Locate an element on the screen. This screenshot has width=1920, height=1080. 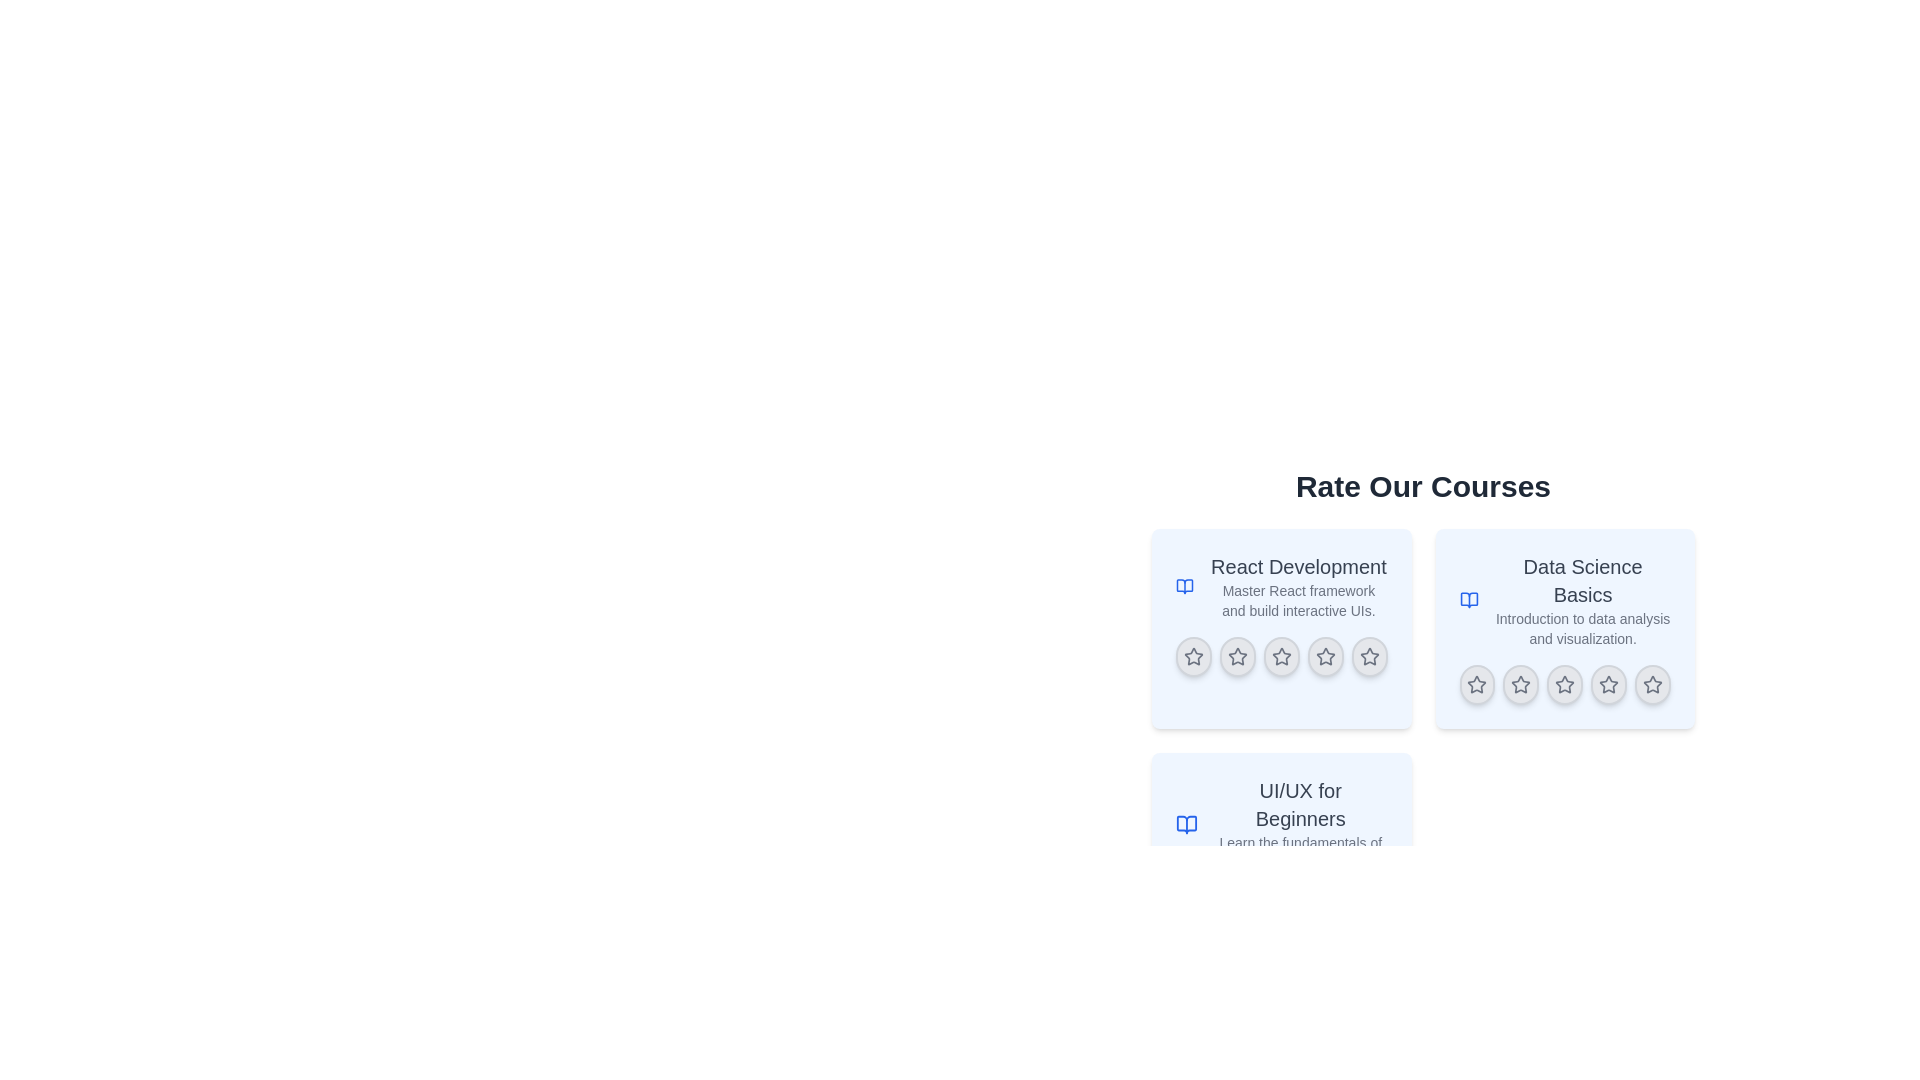
the first star in the rating system of the 'Data Science Basics' section is located at coordinates (1477, 683).